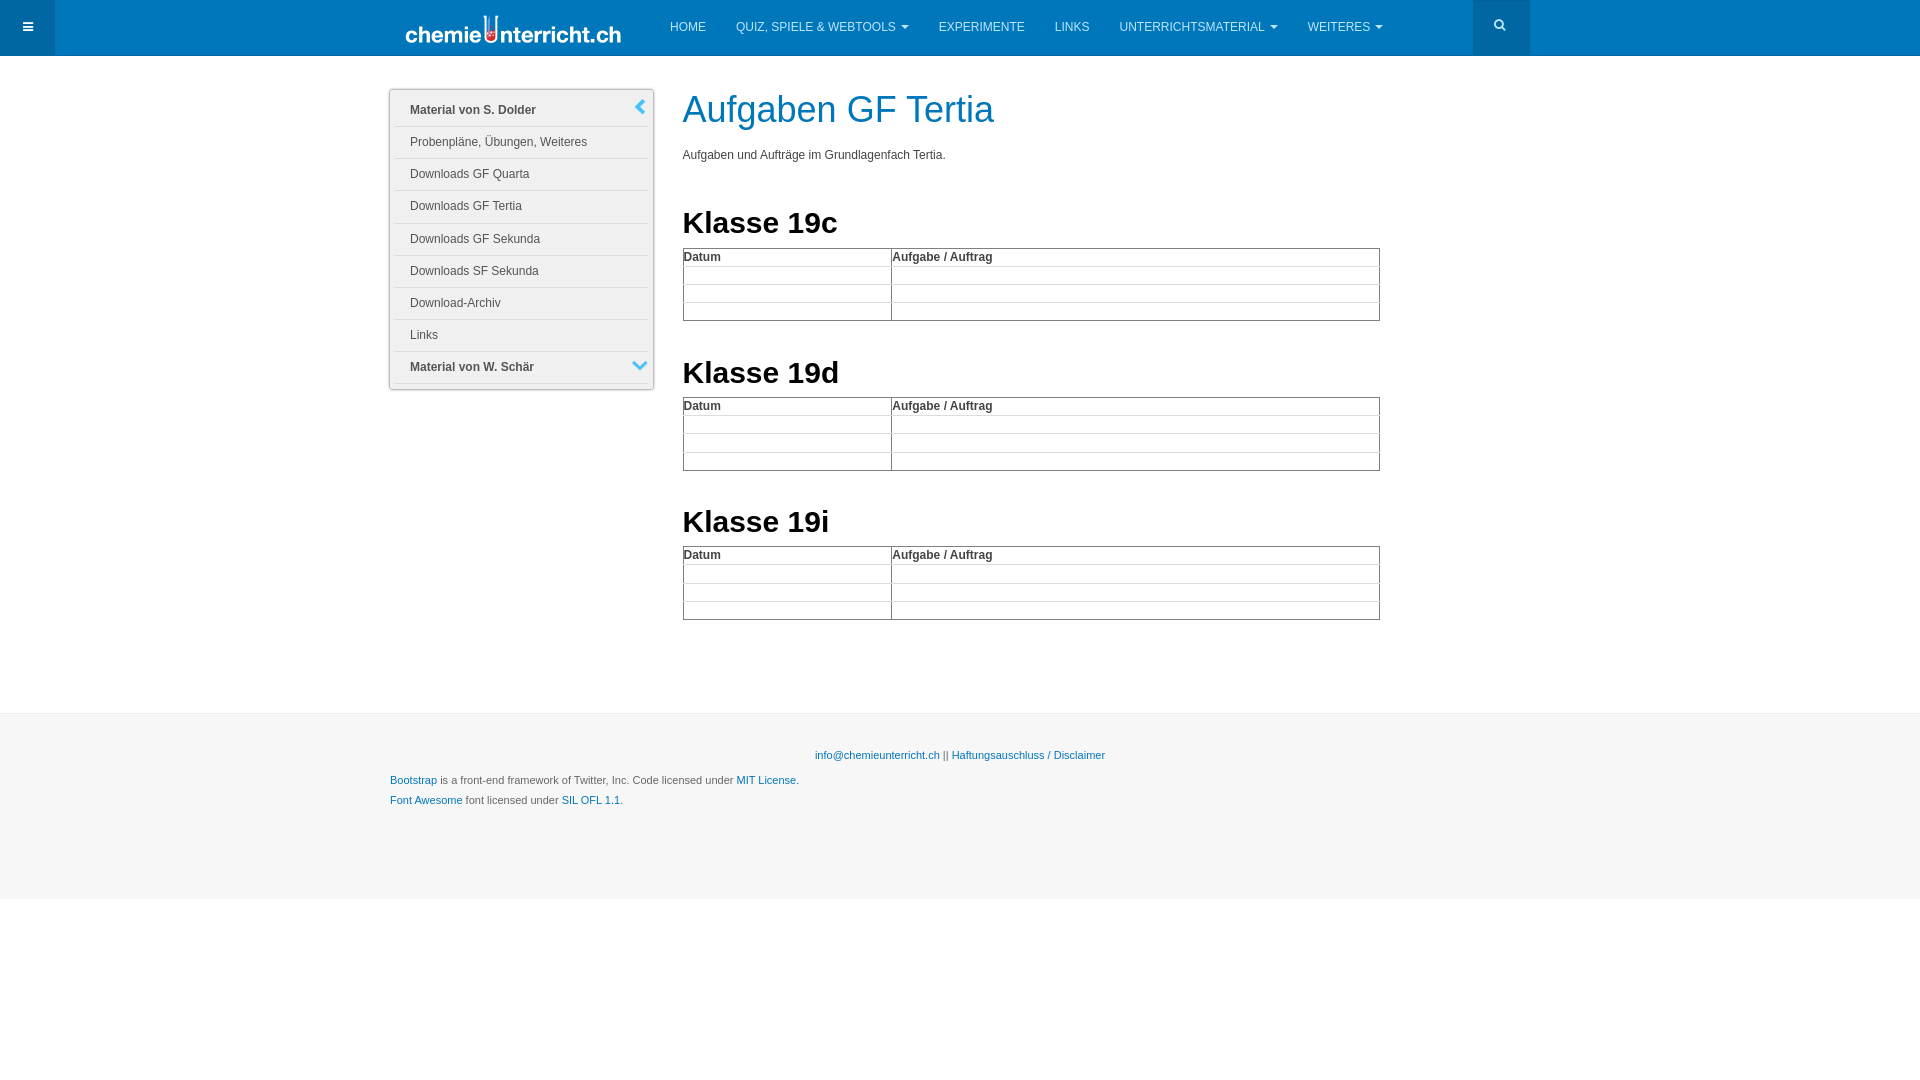 This screenshot has width=1920, height=1080. I want to click on 'Material von S. Dolder', so click(521, 110).